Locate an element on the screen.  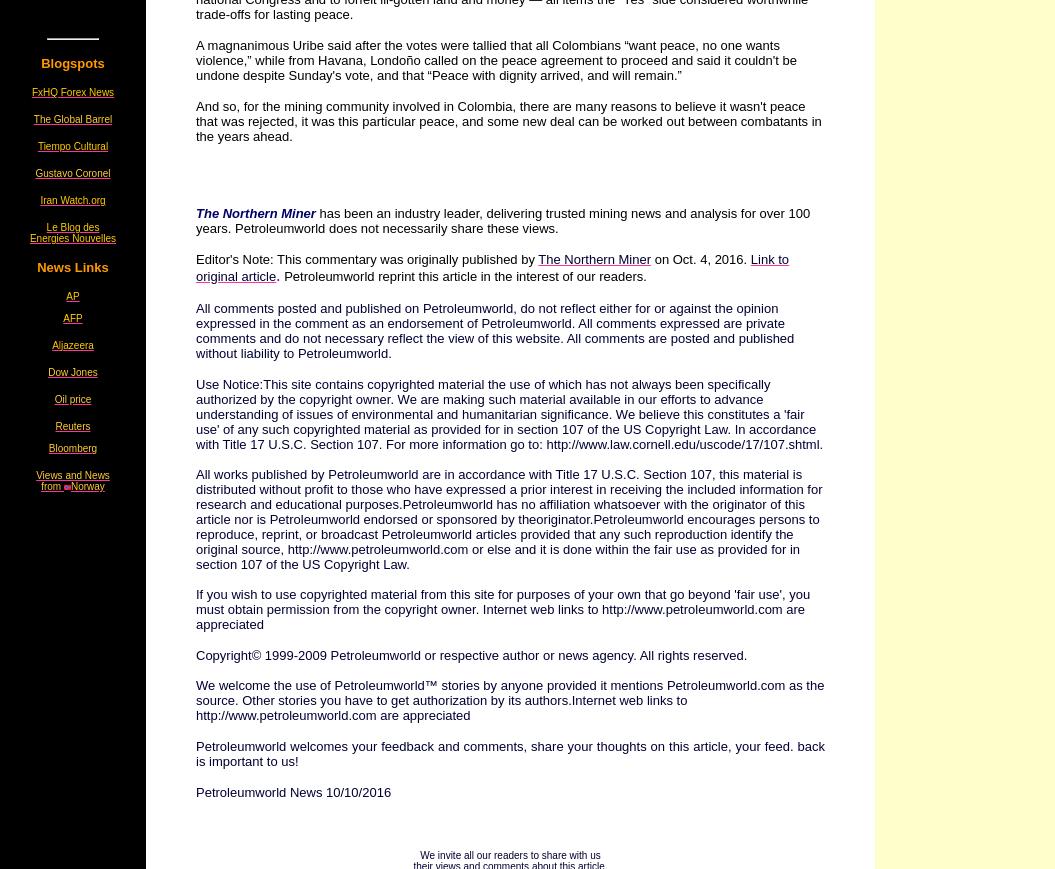
'We invite all our readers to share with us' is located at coordinates (509, 855).